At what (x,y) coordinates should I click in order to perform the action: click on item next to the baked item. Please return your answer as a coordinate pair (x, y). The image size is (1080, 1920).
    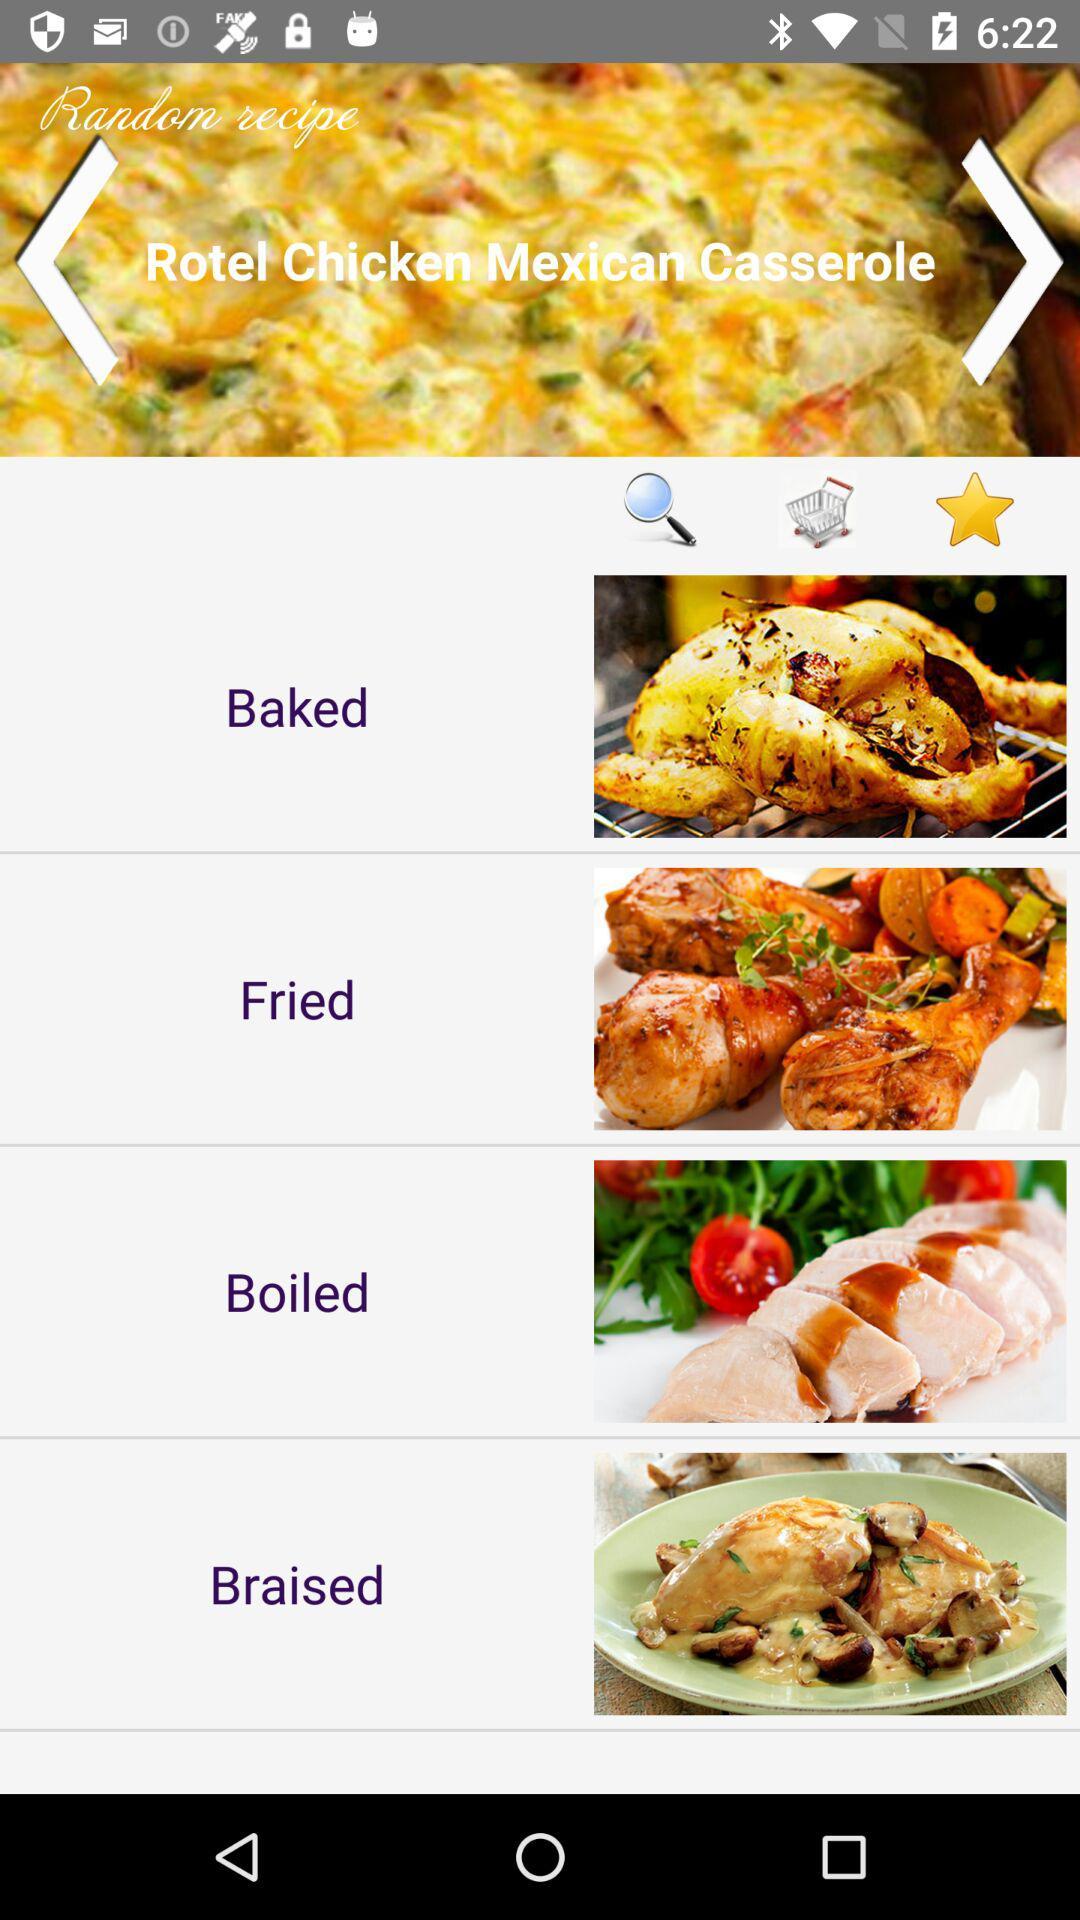
    Looking at the image, I should click on (659, 509).